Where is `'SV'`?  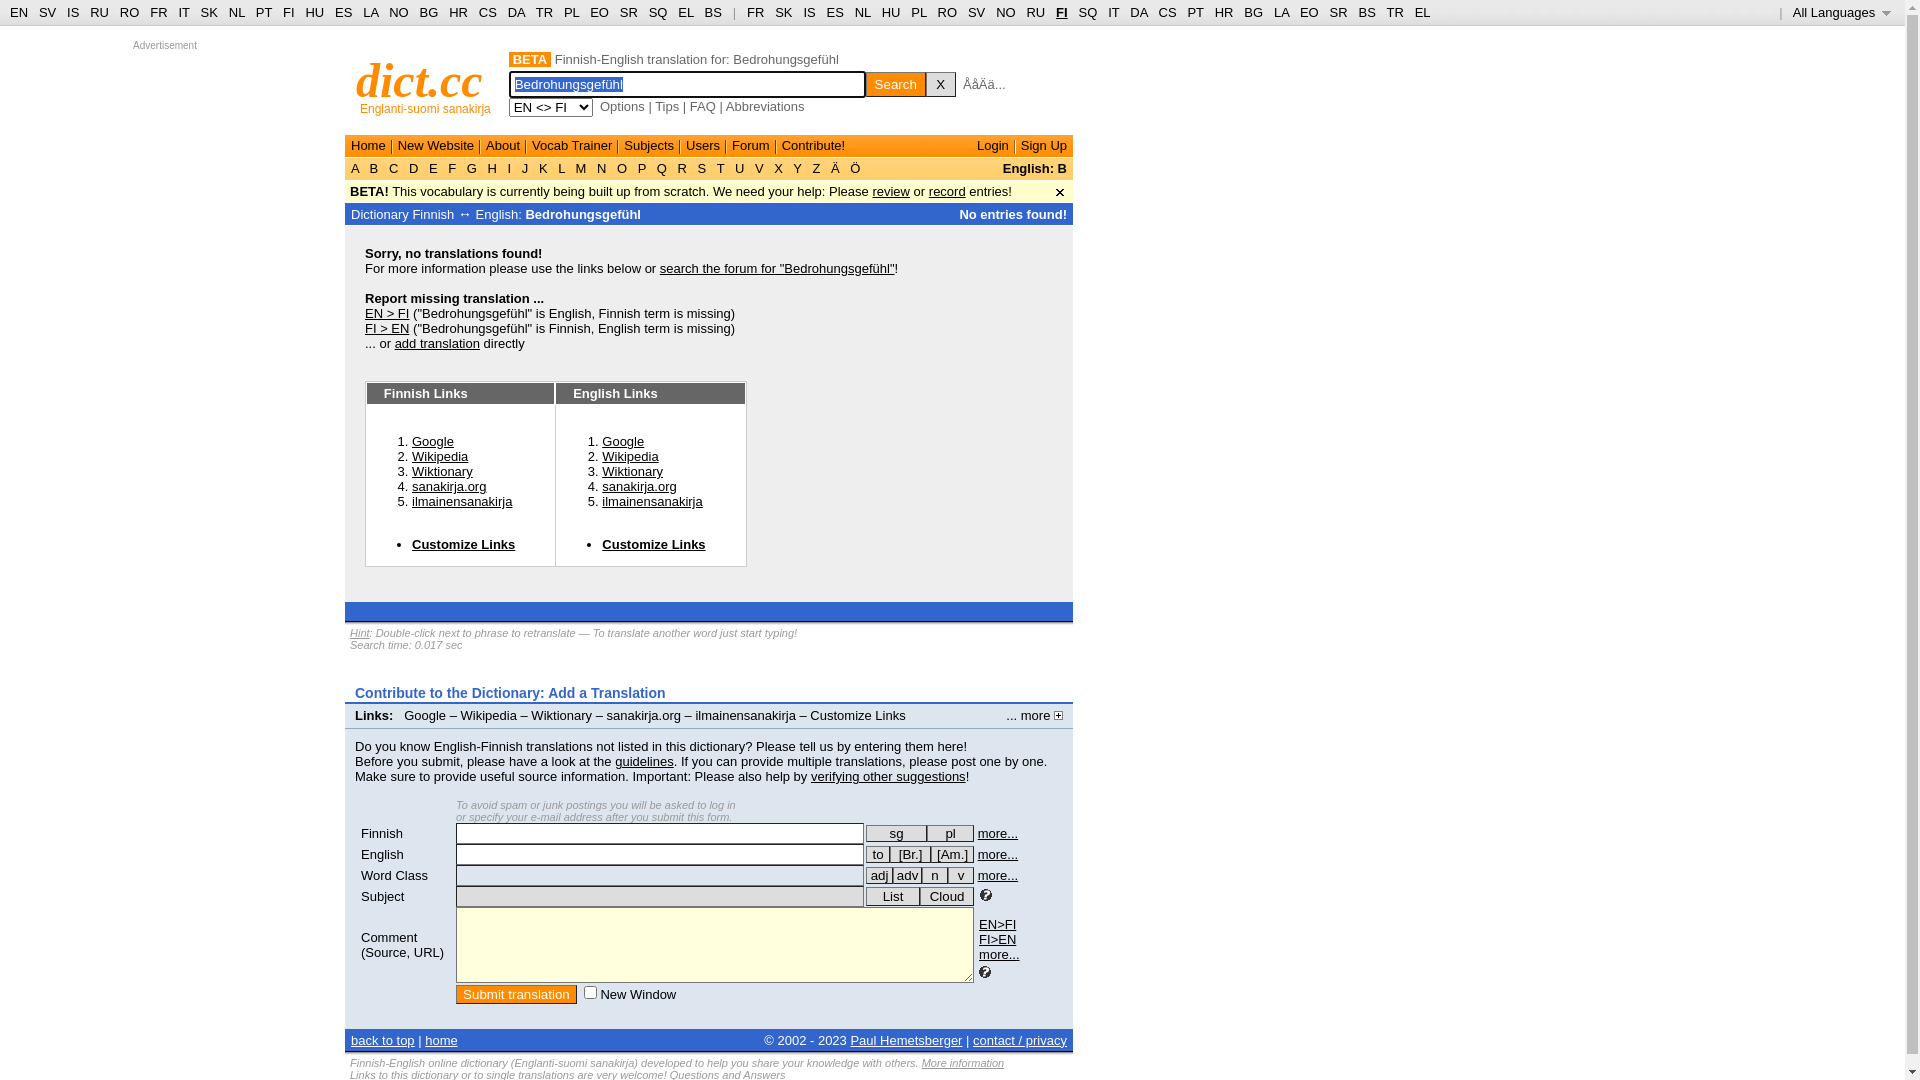
'SV' is located at coordinates (47, 12).